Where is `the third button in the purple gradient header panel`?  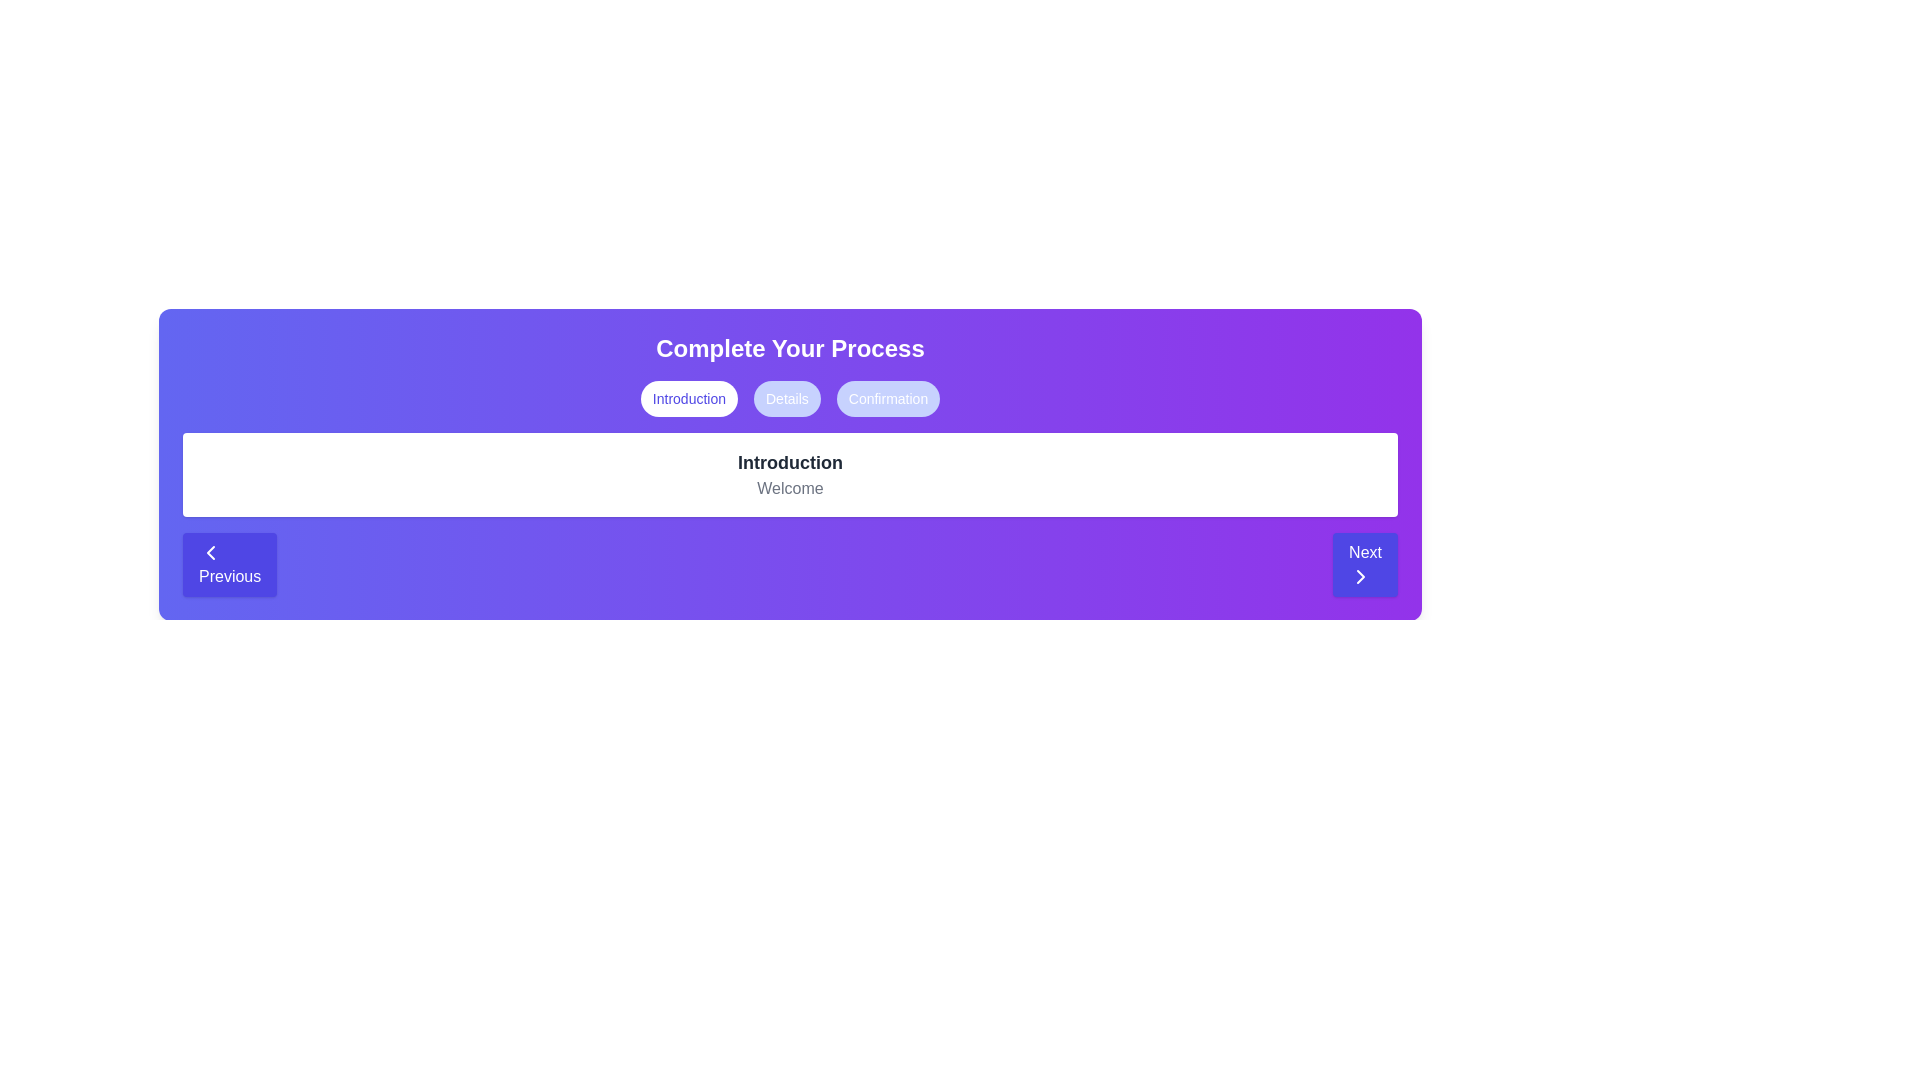
the third button in the purple gradient header panel is located at coordinates (887, 398).